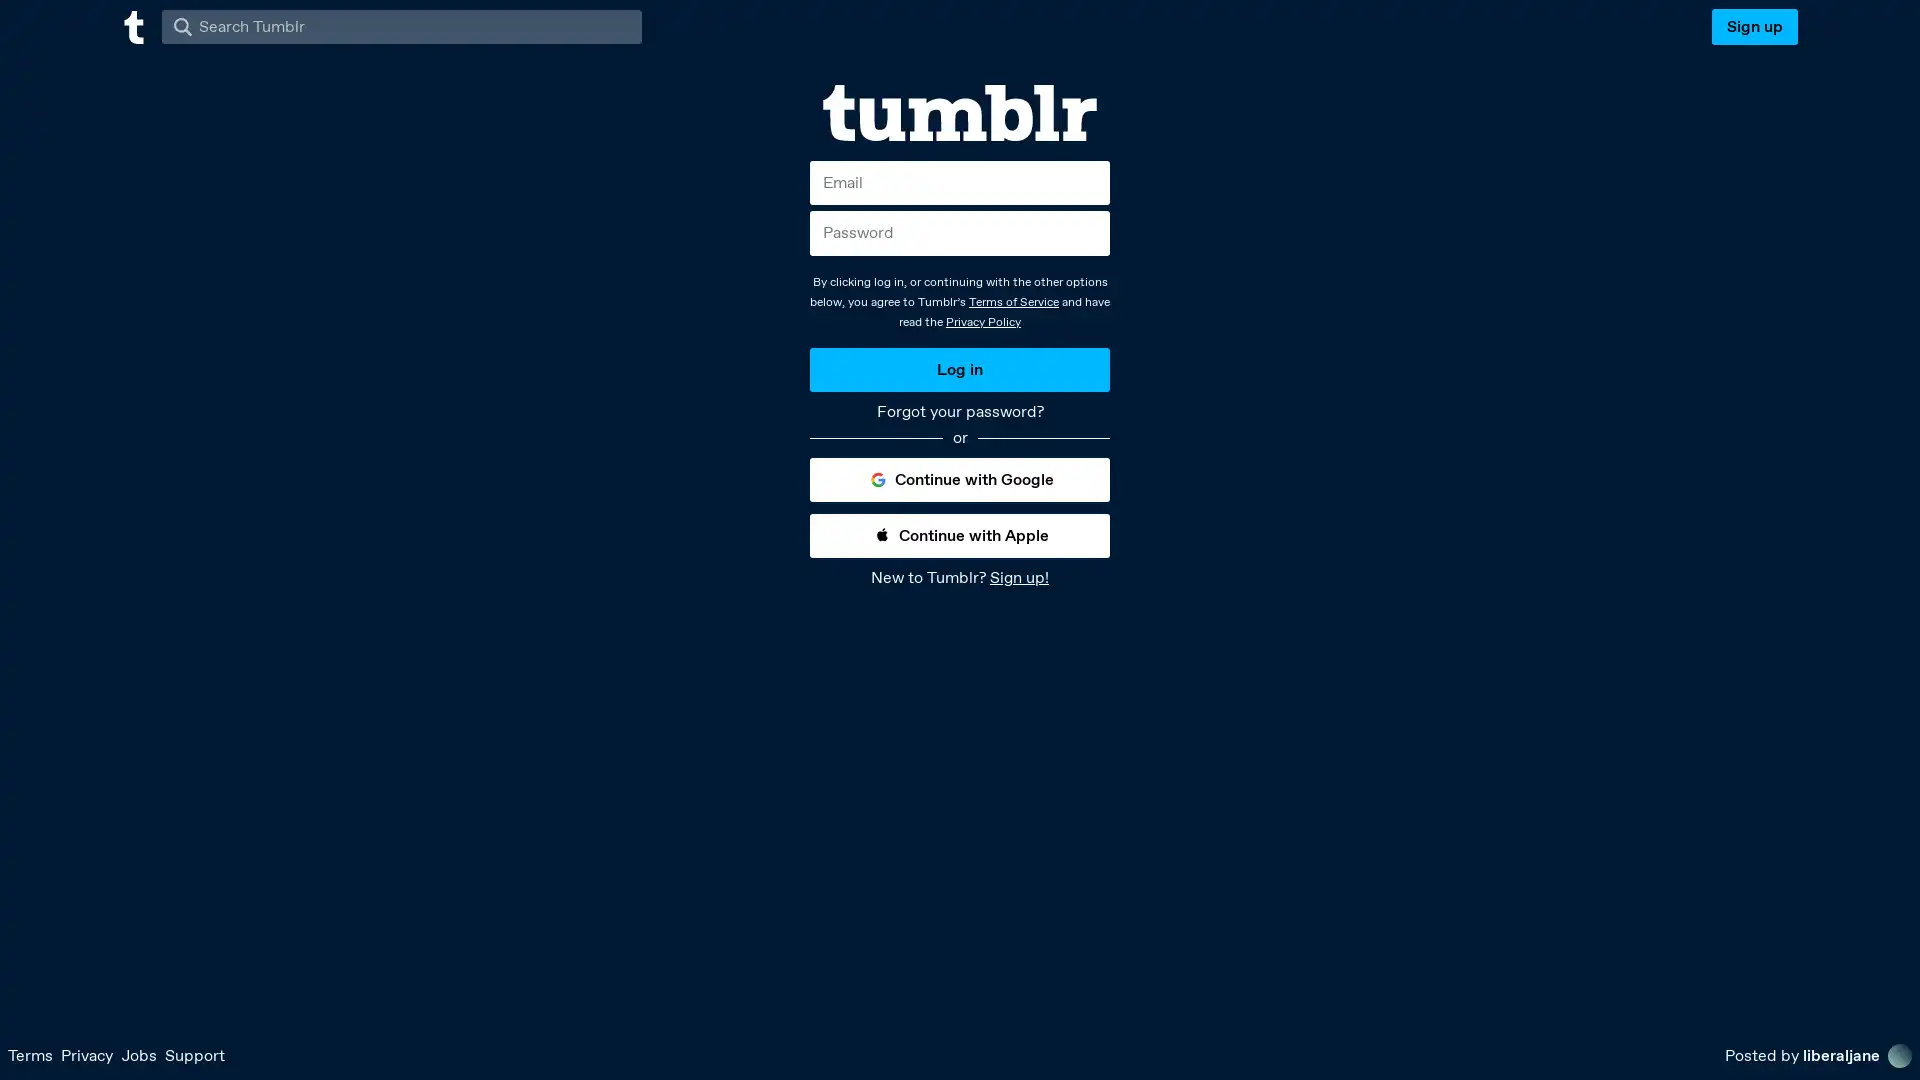 The height and width of the screenshot is (1080, 1920). I want to click on Scroll to top, so click(1880, 1057).